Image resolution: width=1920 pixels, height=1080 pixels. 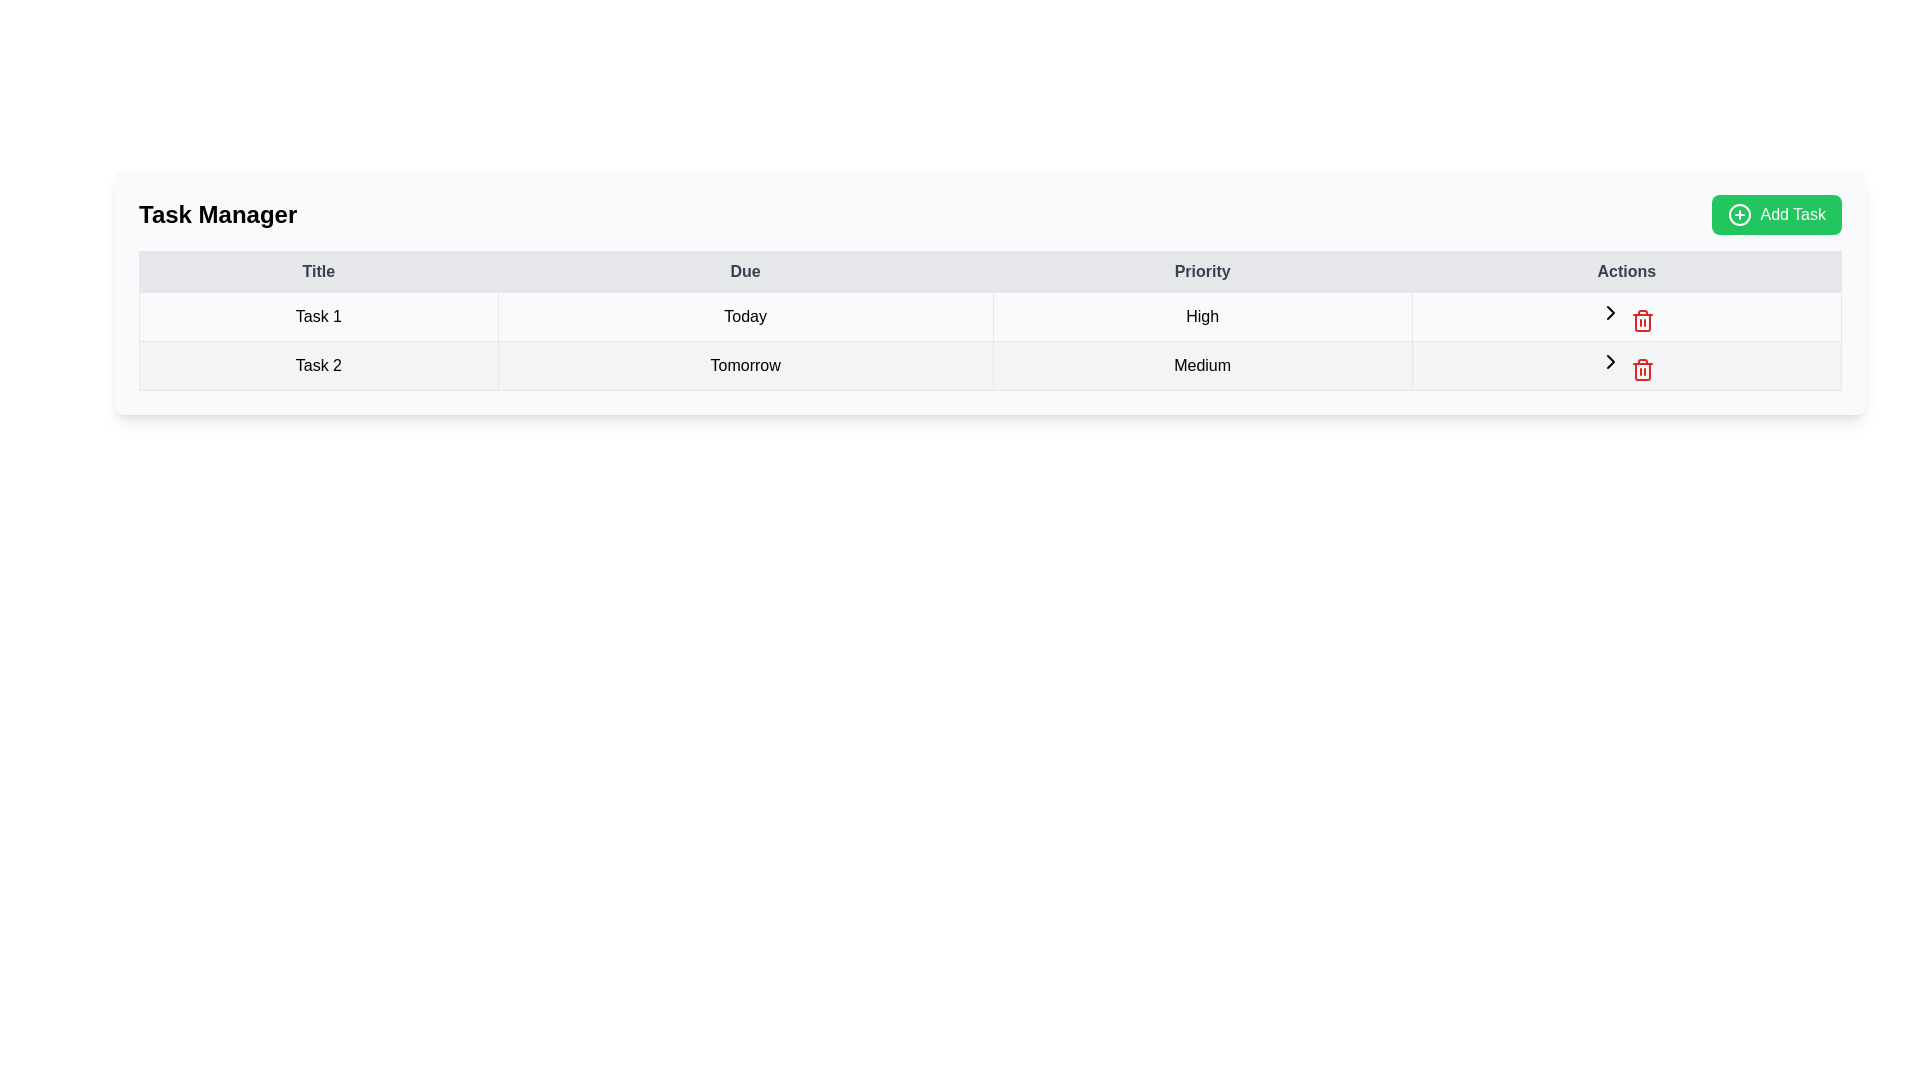 What do you see at coordinates (1610, 361) in the screenshot?
I see `the rightward-pointing Chevron icon in the Actions column of the second row in the task table` at bounding box center [1610, 361].